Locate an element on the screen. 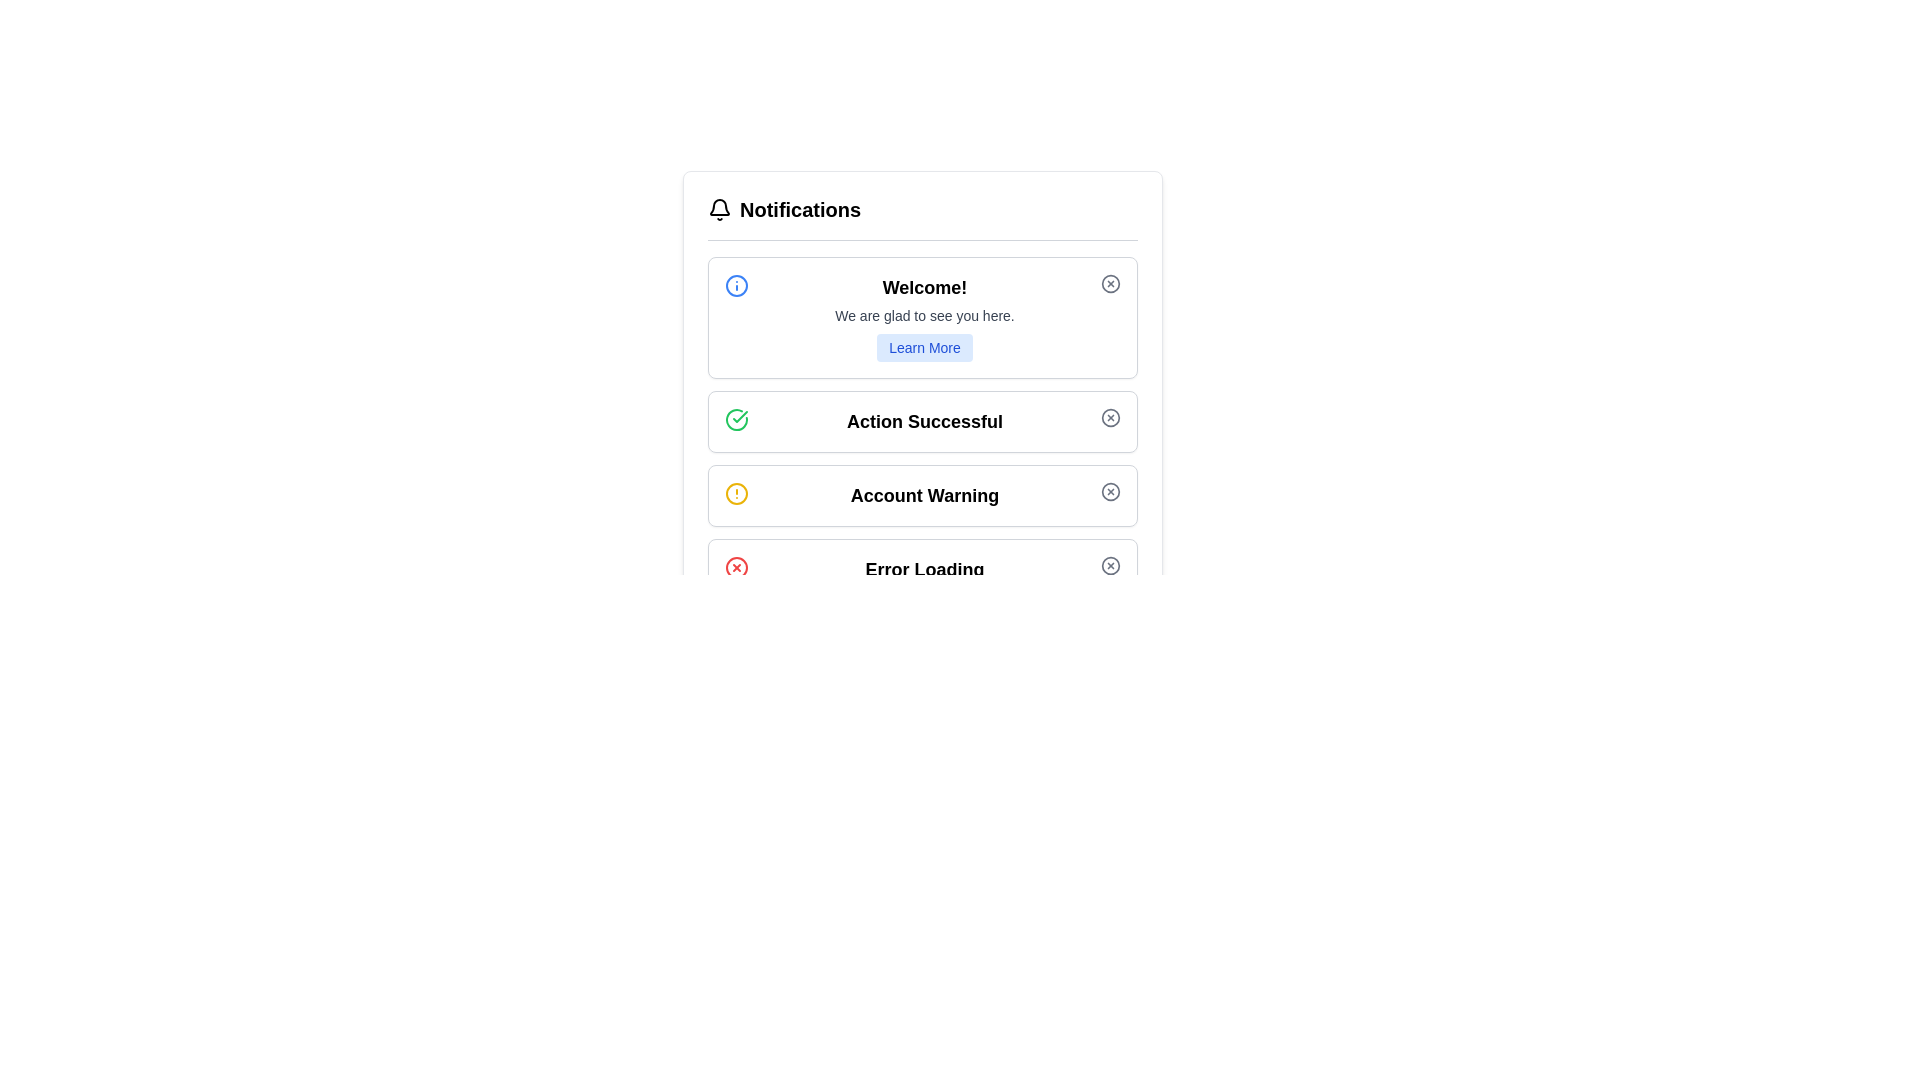 The width and height of the screenshot is (1920, 1080). the notification title text label indicating a warning related to the user's account, positioned centrally within the notification panel is located at coordinates (924, 495).